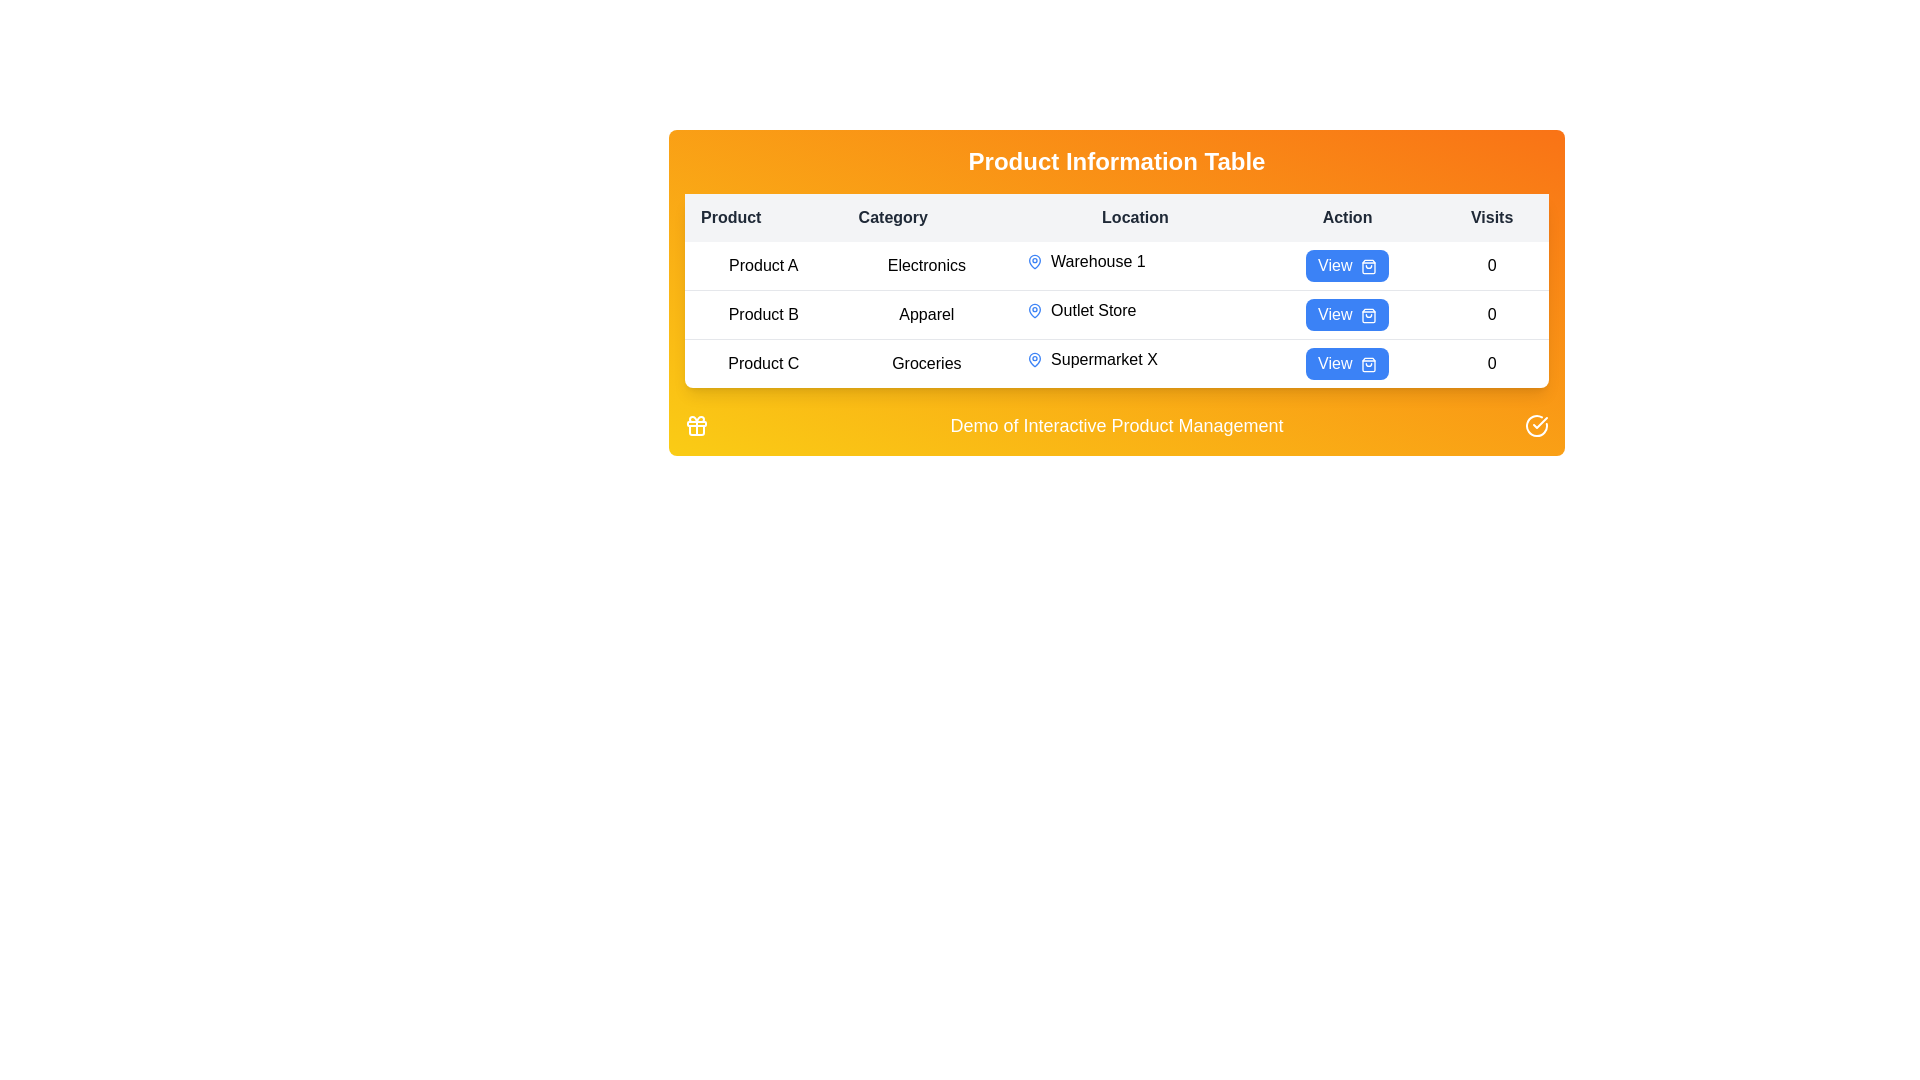 This screenshot has width=1920, height=1080. I want to click on the text display 'Supermarket X' next to the blue pin icon, located in the 'Location' column of the Product Information Table, specifically in the third row, so click(1135, 358).